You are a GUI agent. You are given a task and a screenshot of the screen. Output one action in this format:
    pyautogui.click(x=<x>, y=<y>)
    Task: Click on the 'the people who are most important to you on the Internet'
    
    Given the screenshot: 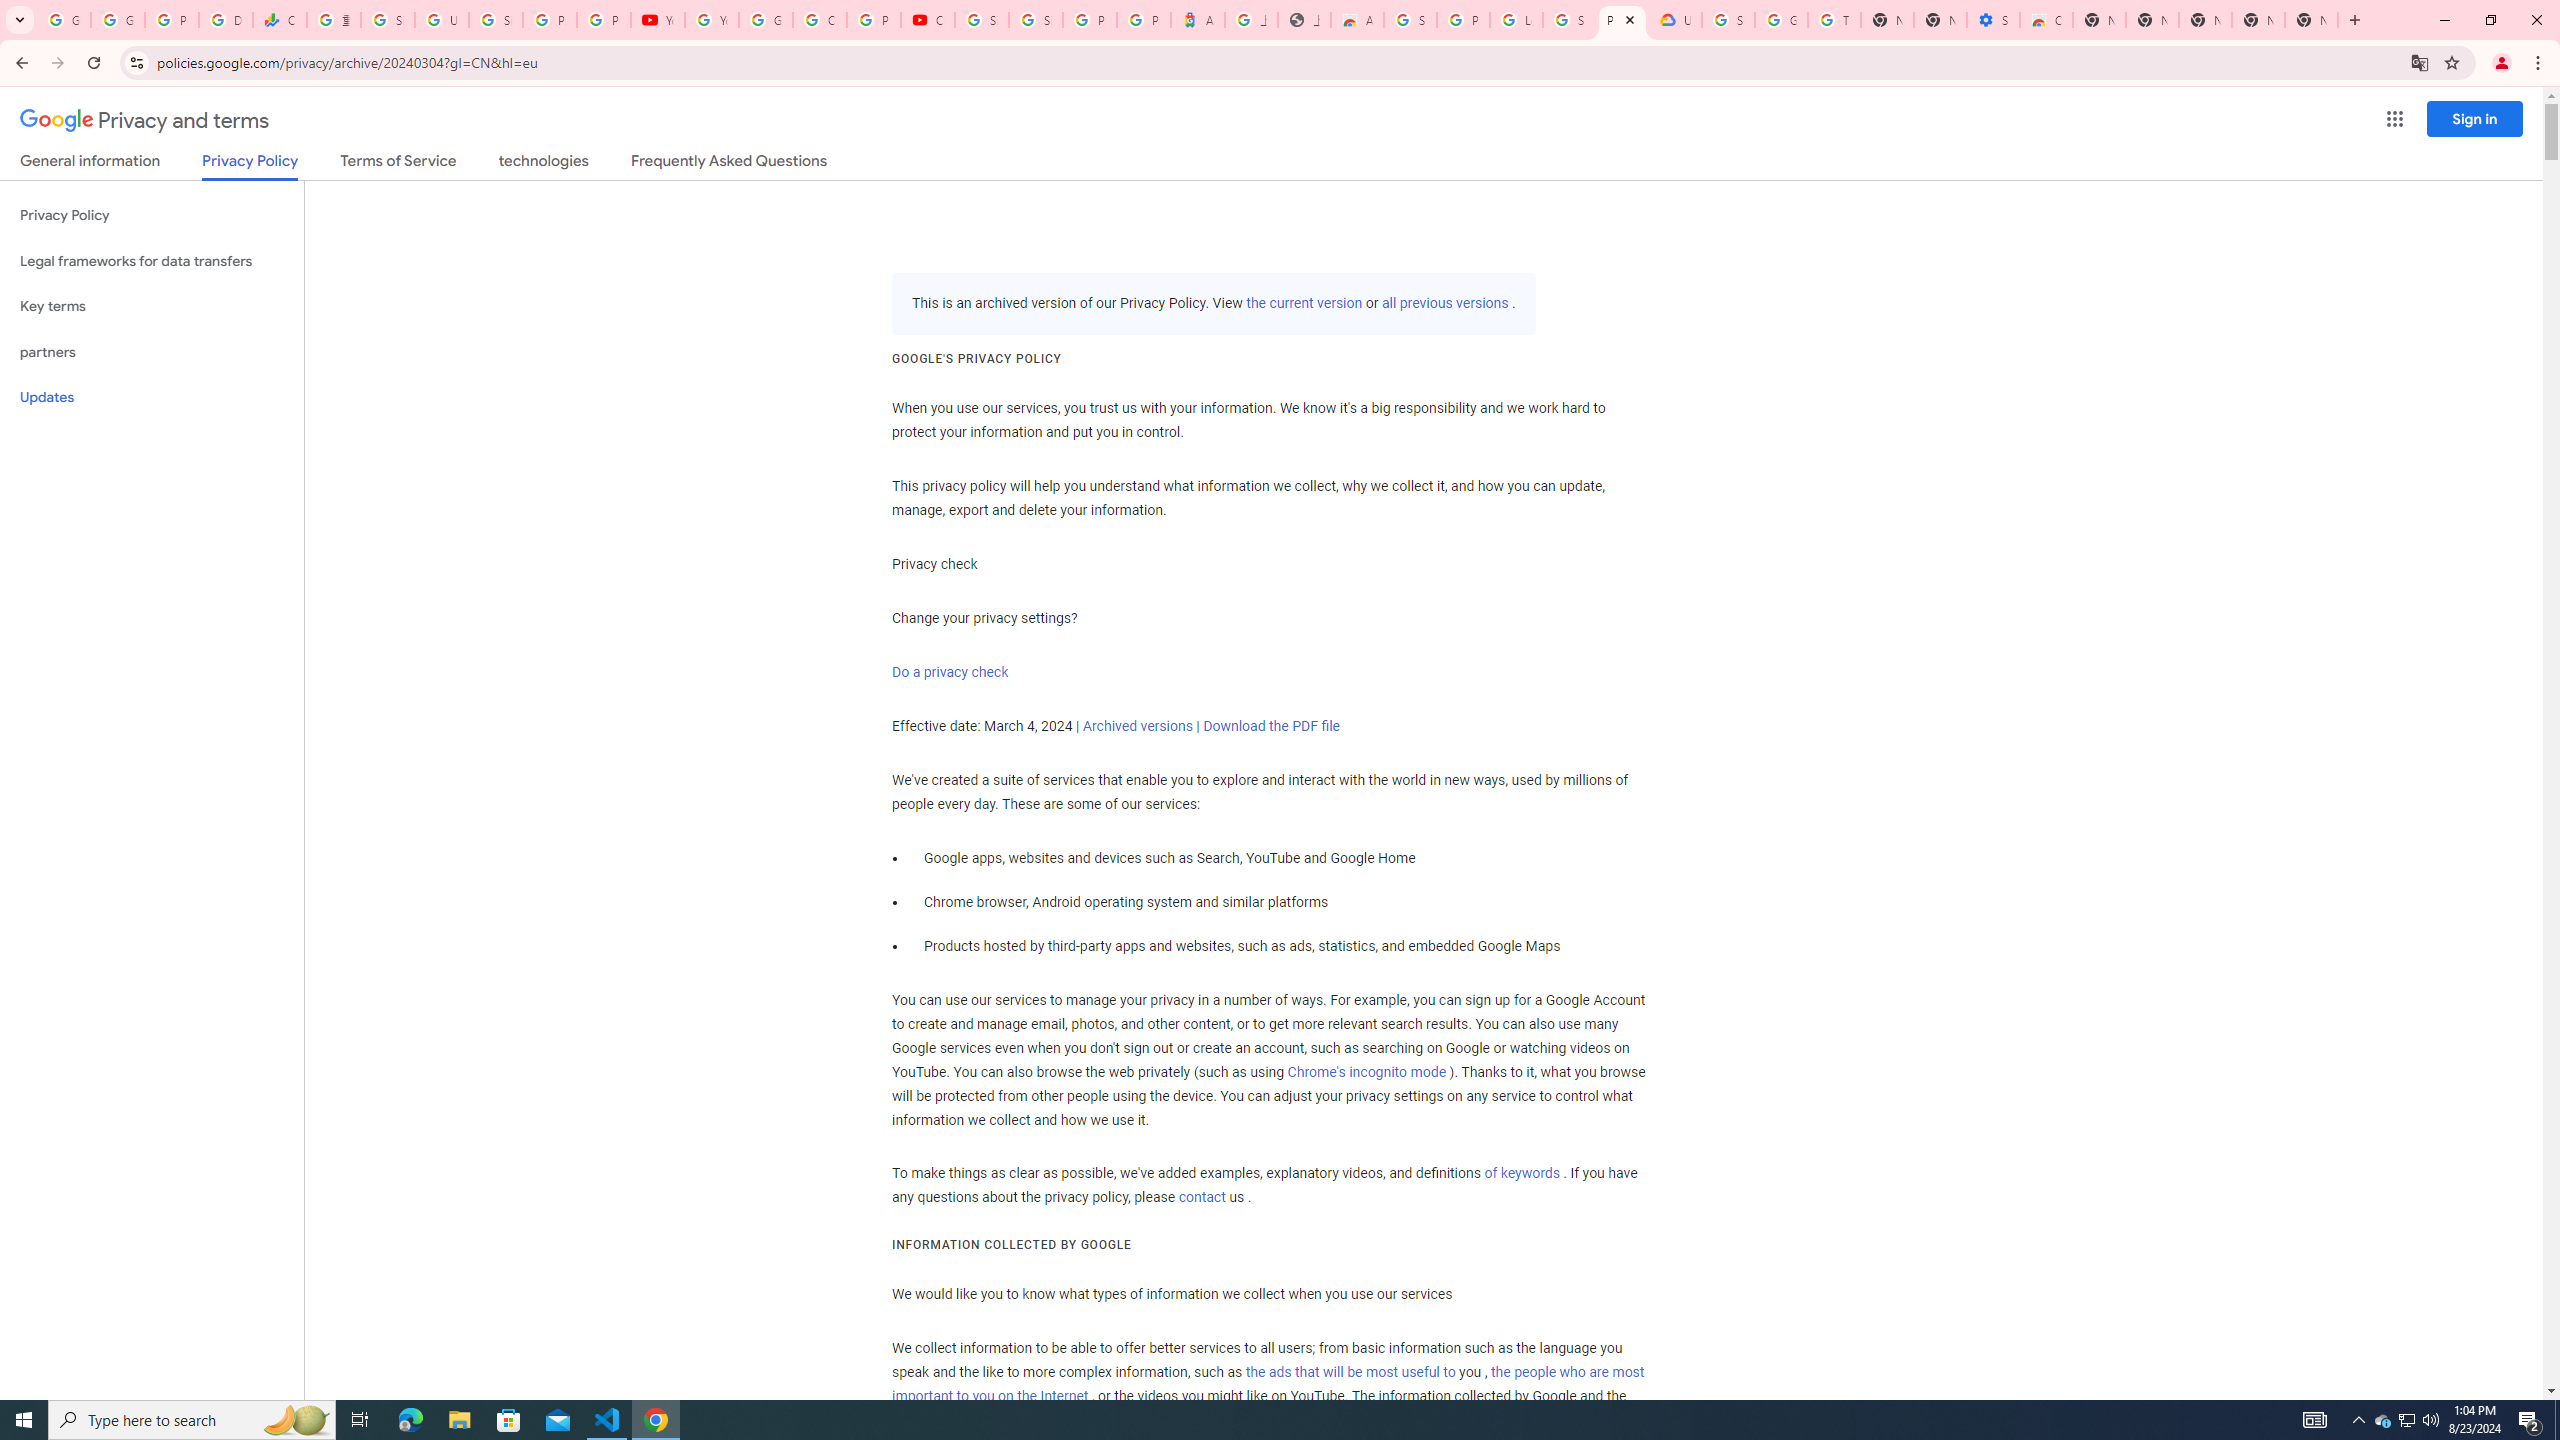 What is the action you would take?
    pyautogui.click(x=1267, y=1383)
    